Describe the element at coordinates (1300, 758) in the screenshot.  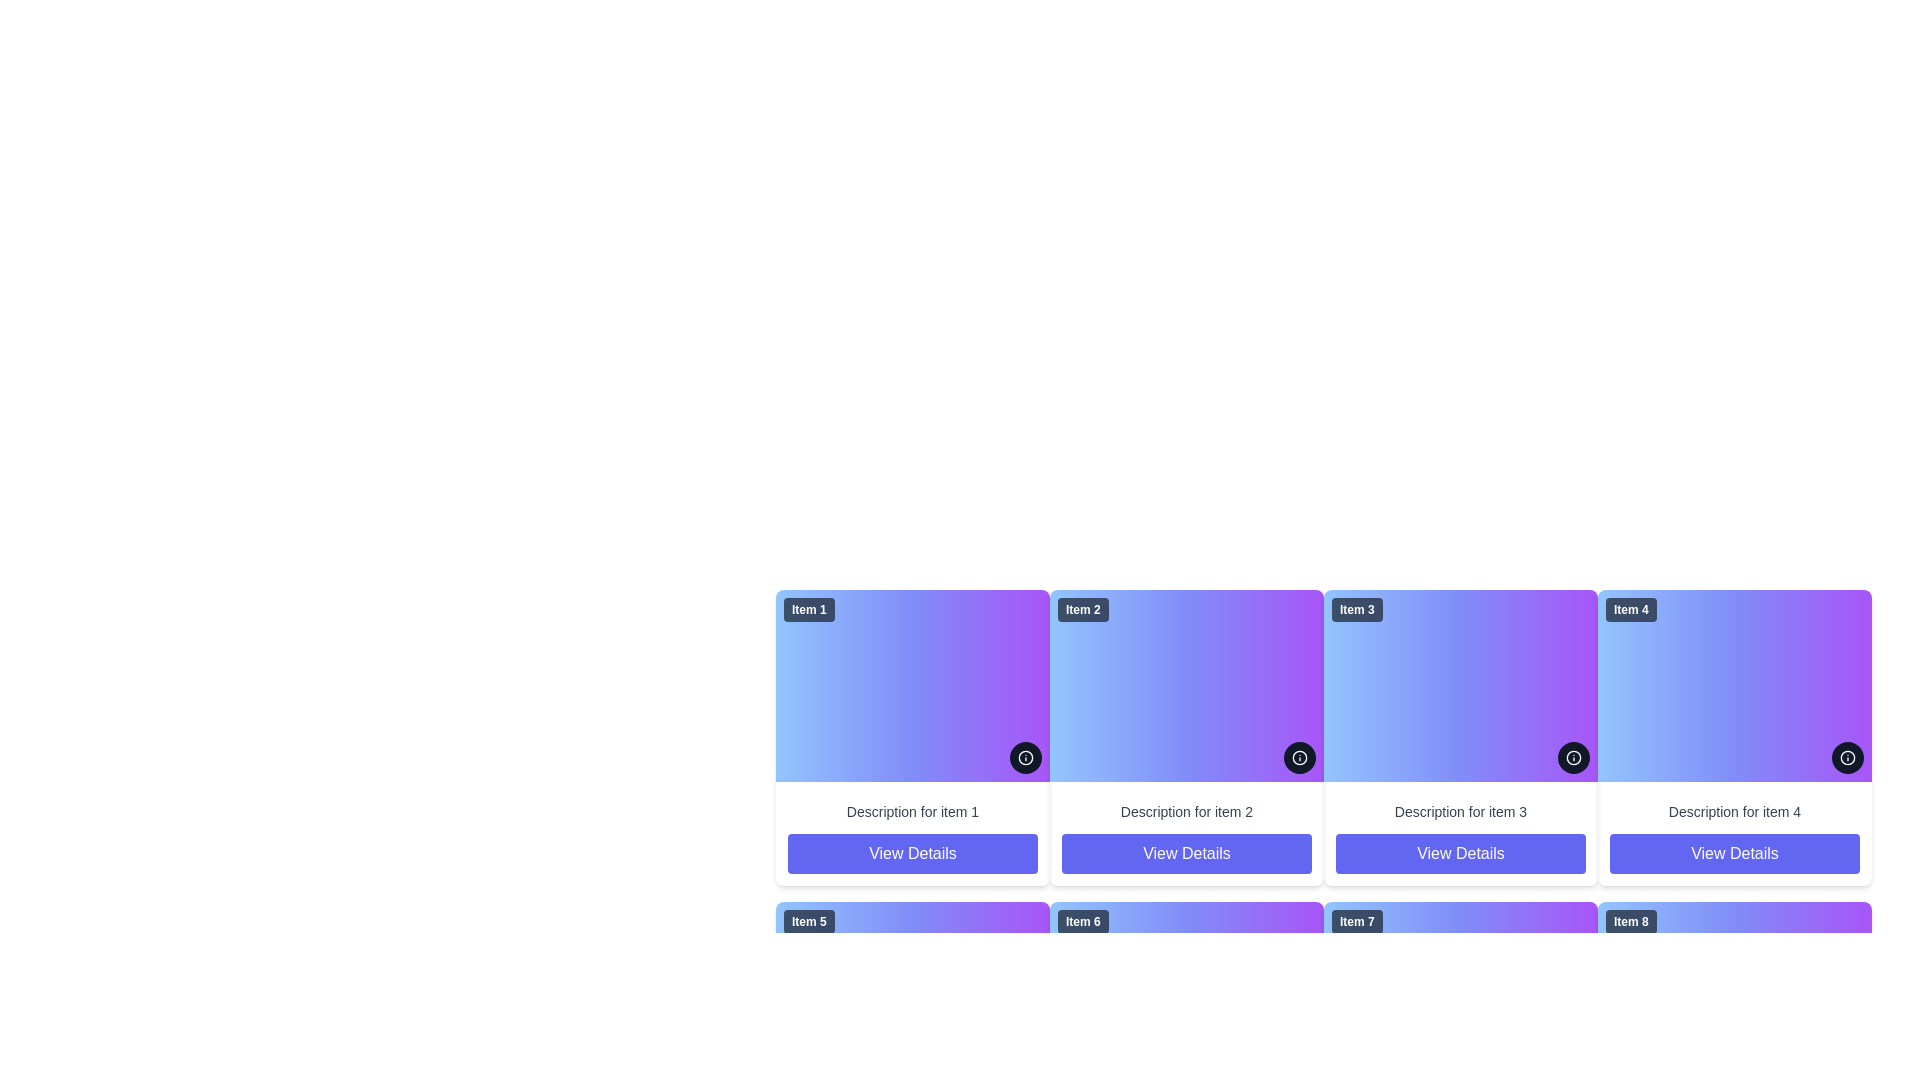
I see `the central circular part of the information icon located in the bottom-right corner of the card labeled 'Item 2' in the second row` at that location.